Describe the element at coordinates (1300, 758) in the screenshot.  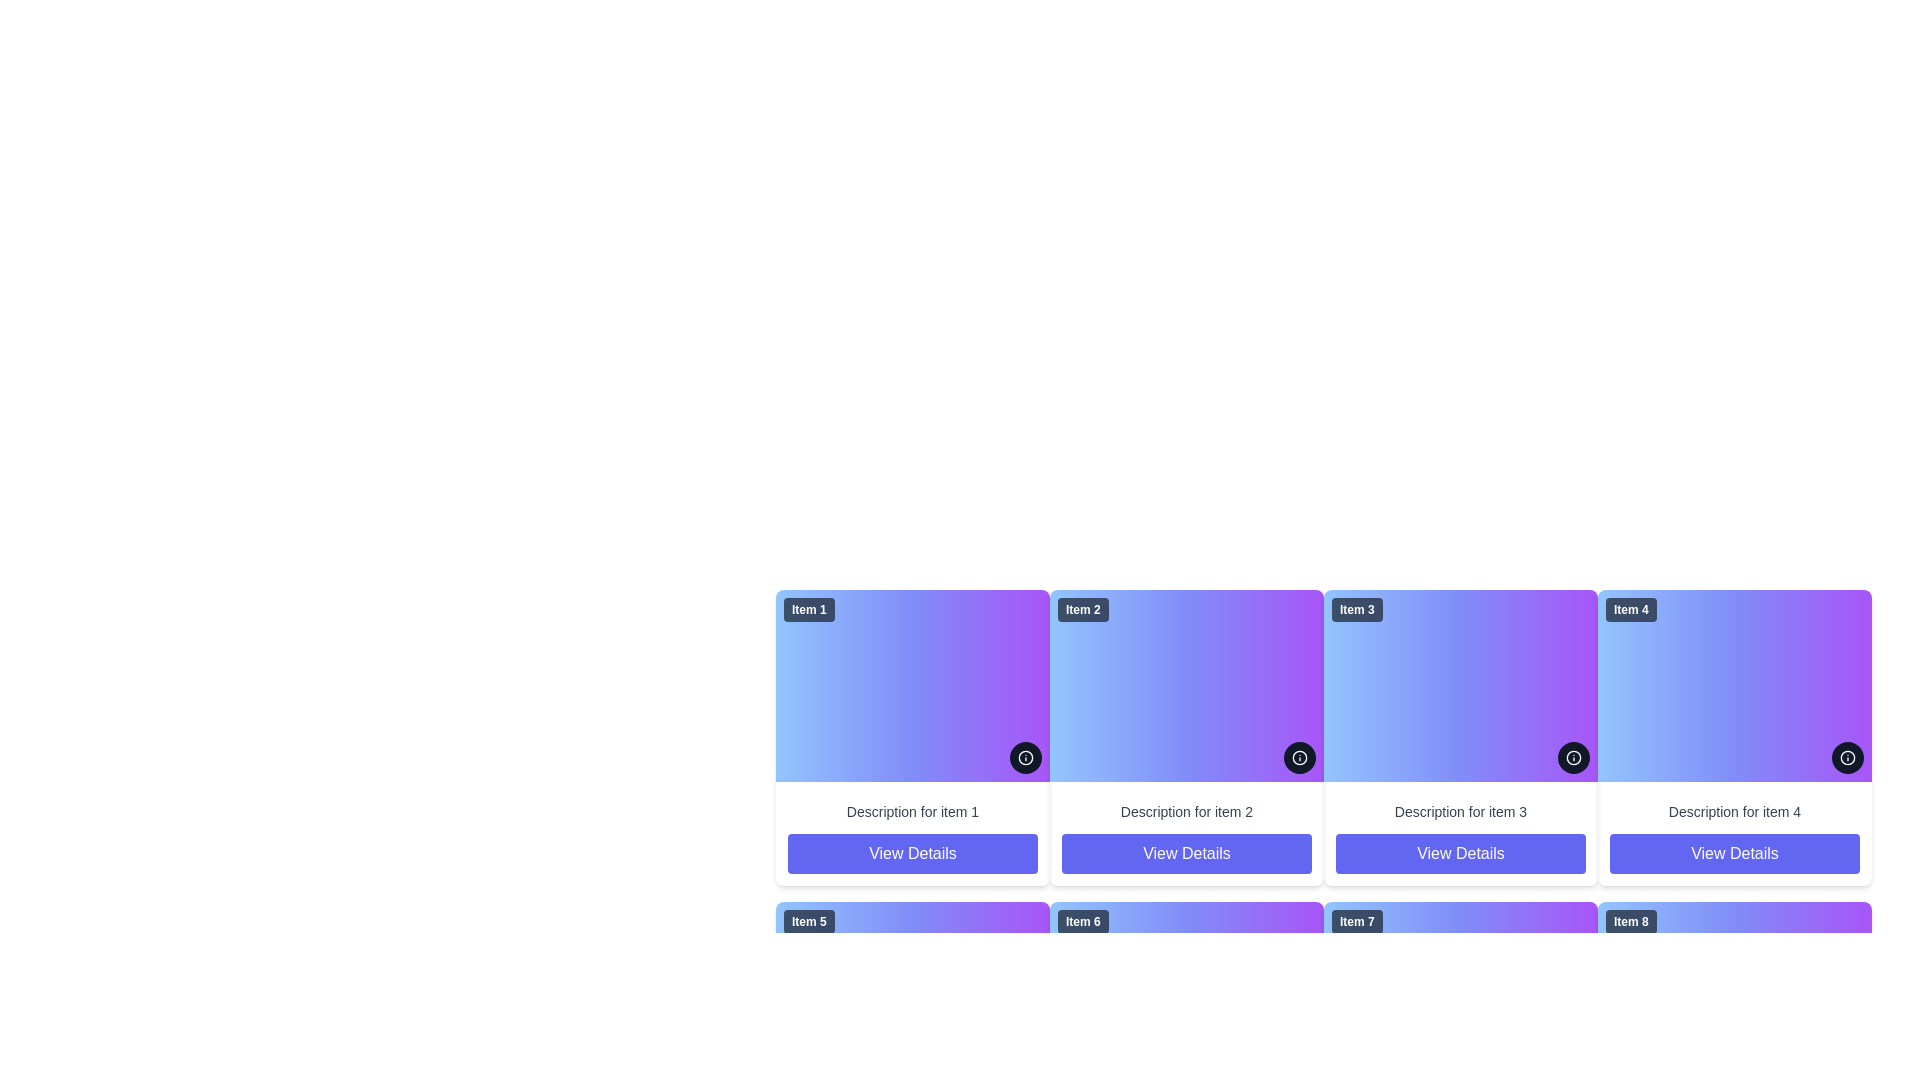
I see `the central circular part of the information icon located in the bottom-right corner of the card labeled 'Item 2' in the second row` at that location.